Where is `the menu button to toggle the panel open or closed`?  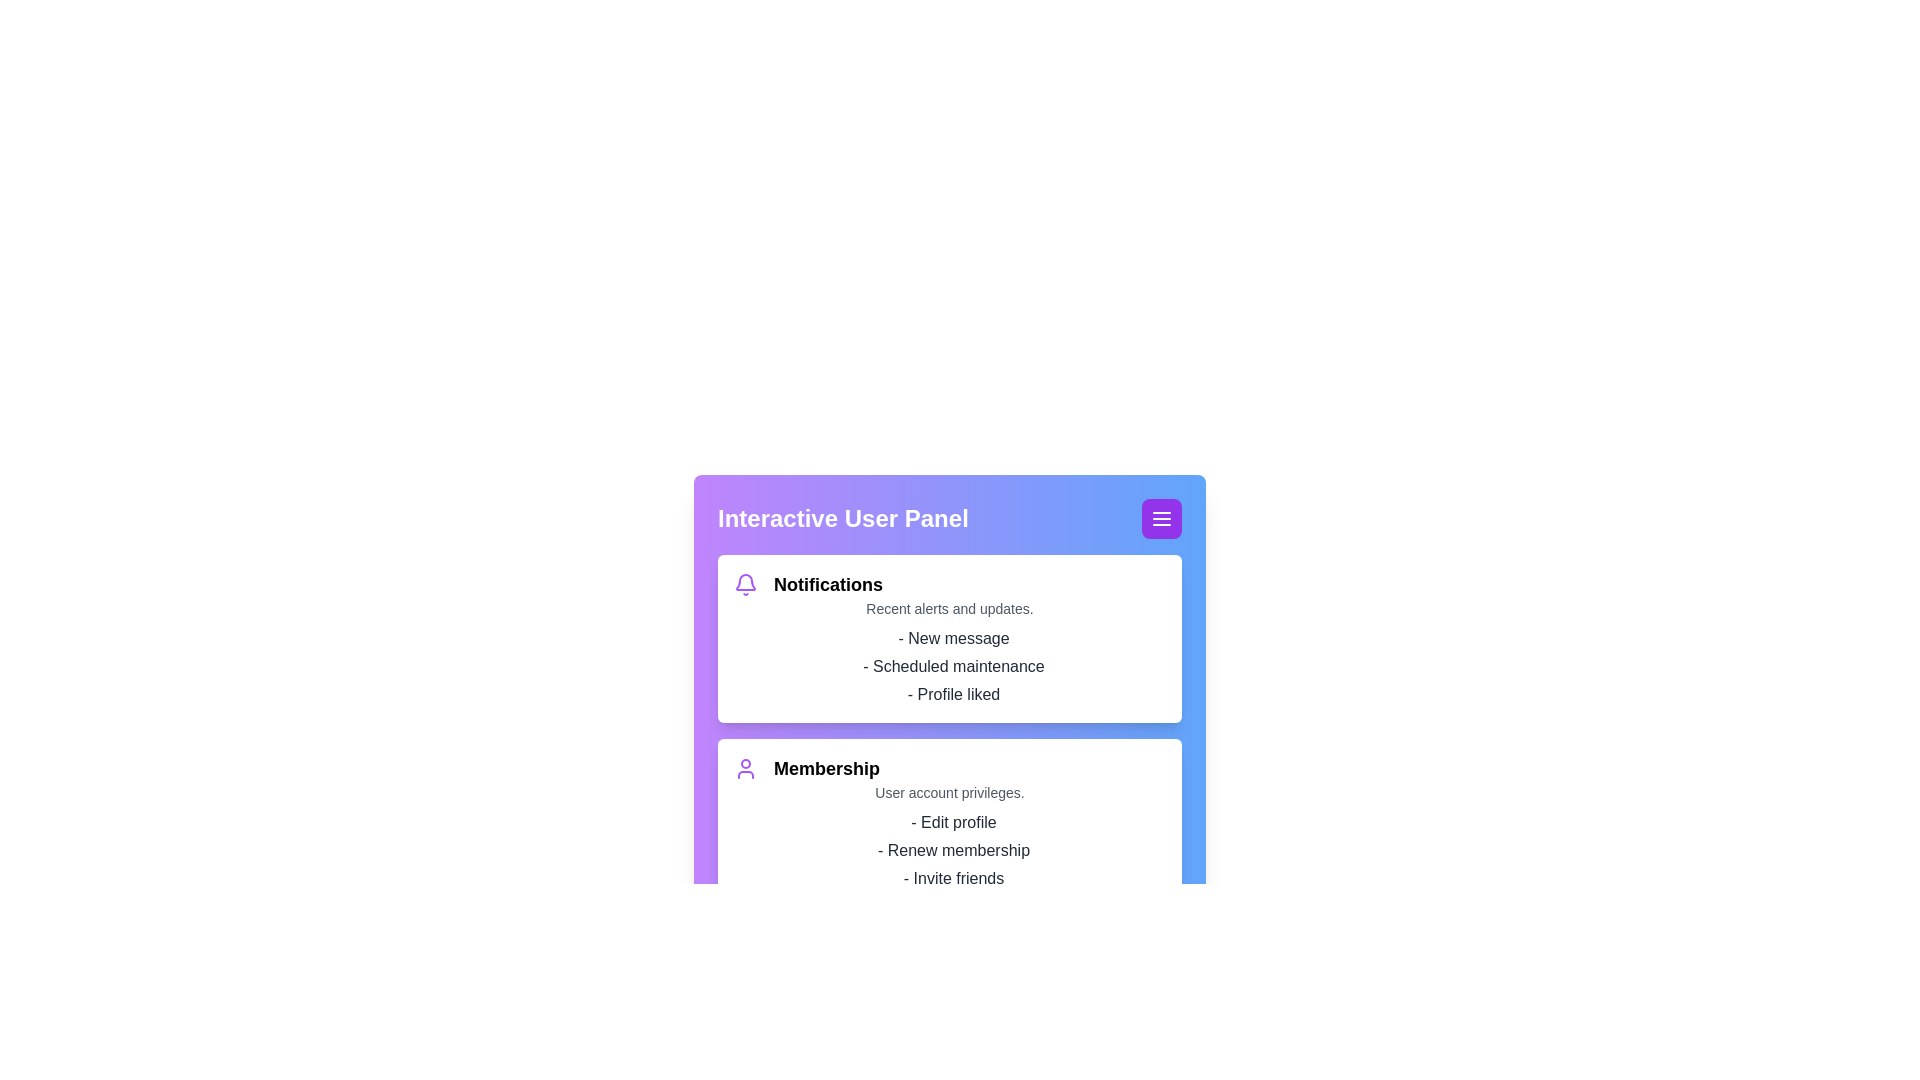 the menu button to toggle the panel open or closed is located at coordinates (1161, 518).